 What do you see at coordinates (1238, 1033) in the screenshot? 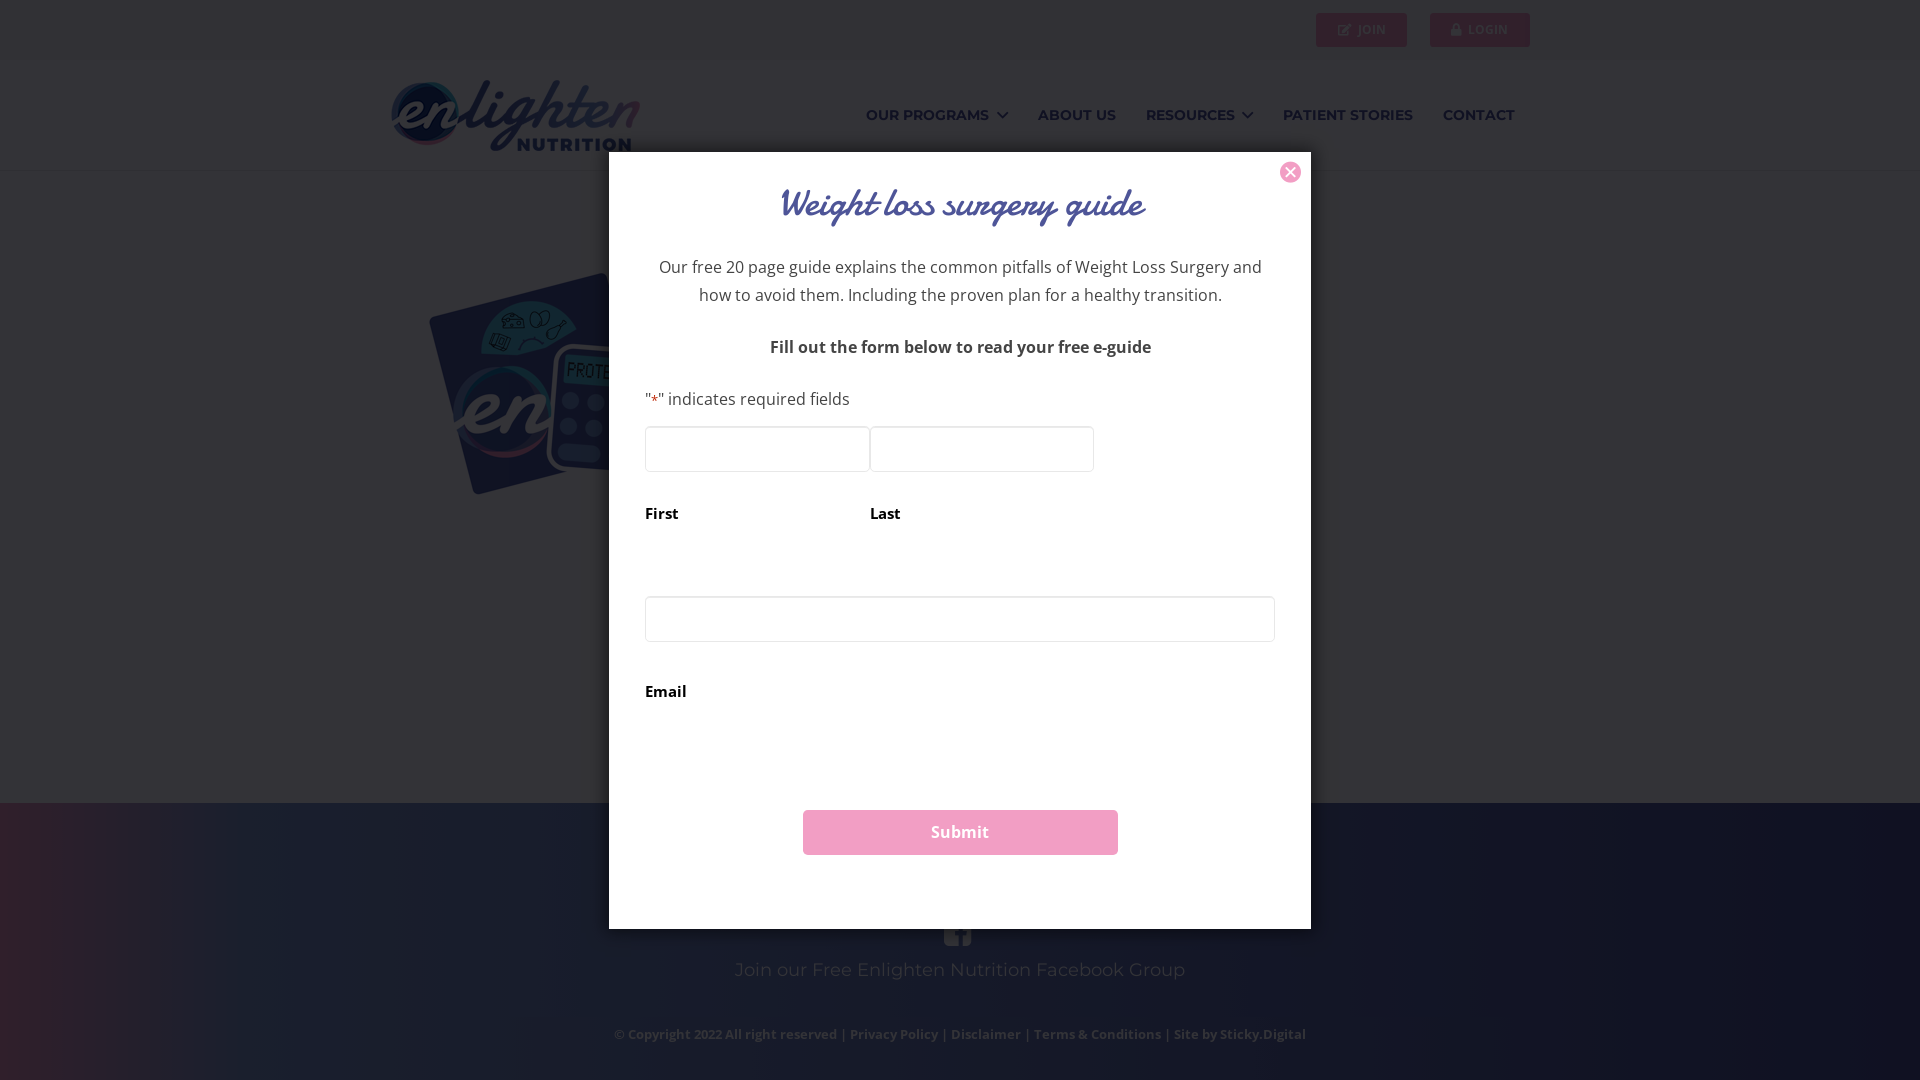
I see `'Site by Sticky.Digital'` at bounding box center [1238, 1033].